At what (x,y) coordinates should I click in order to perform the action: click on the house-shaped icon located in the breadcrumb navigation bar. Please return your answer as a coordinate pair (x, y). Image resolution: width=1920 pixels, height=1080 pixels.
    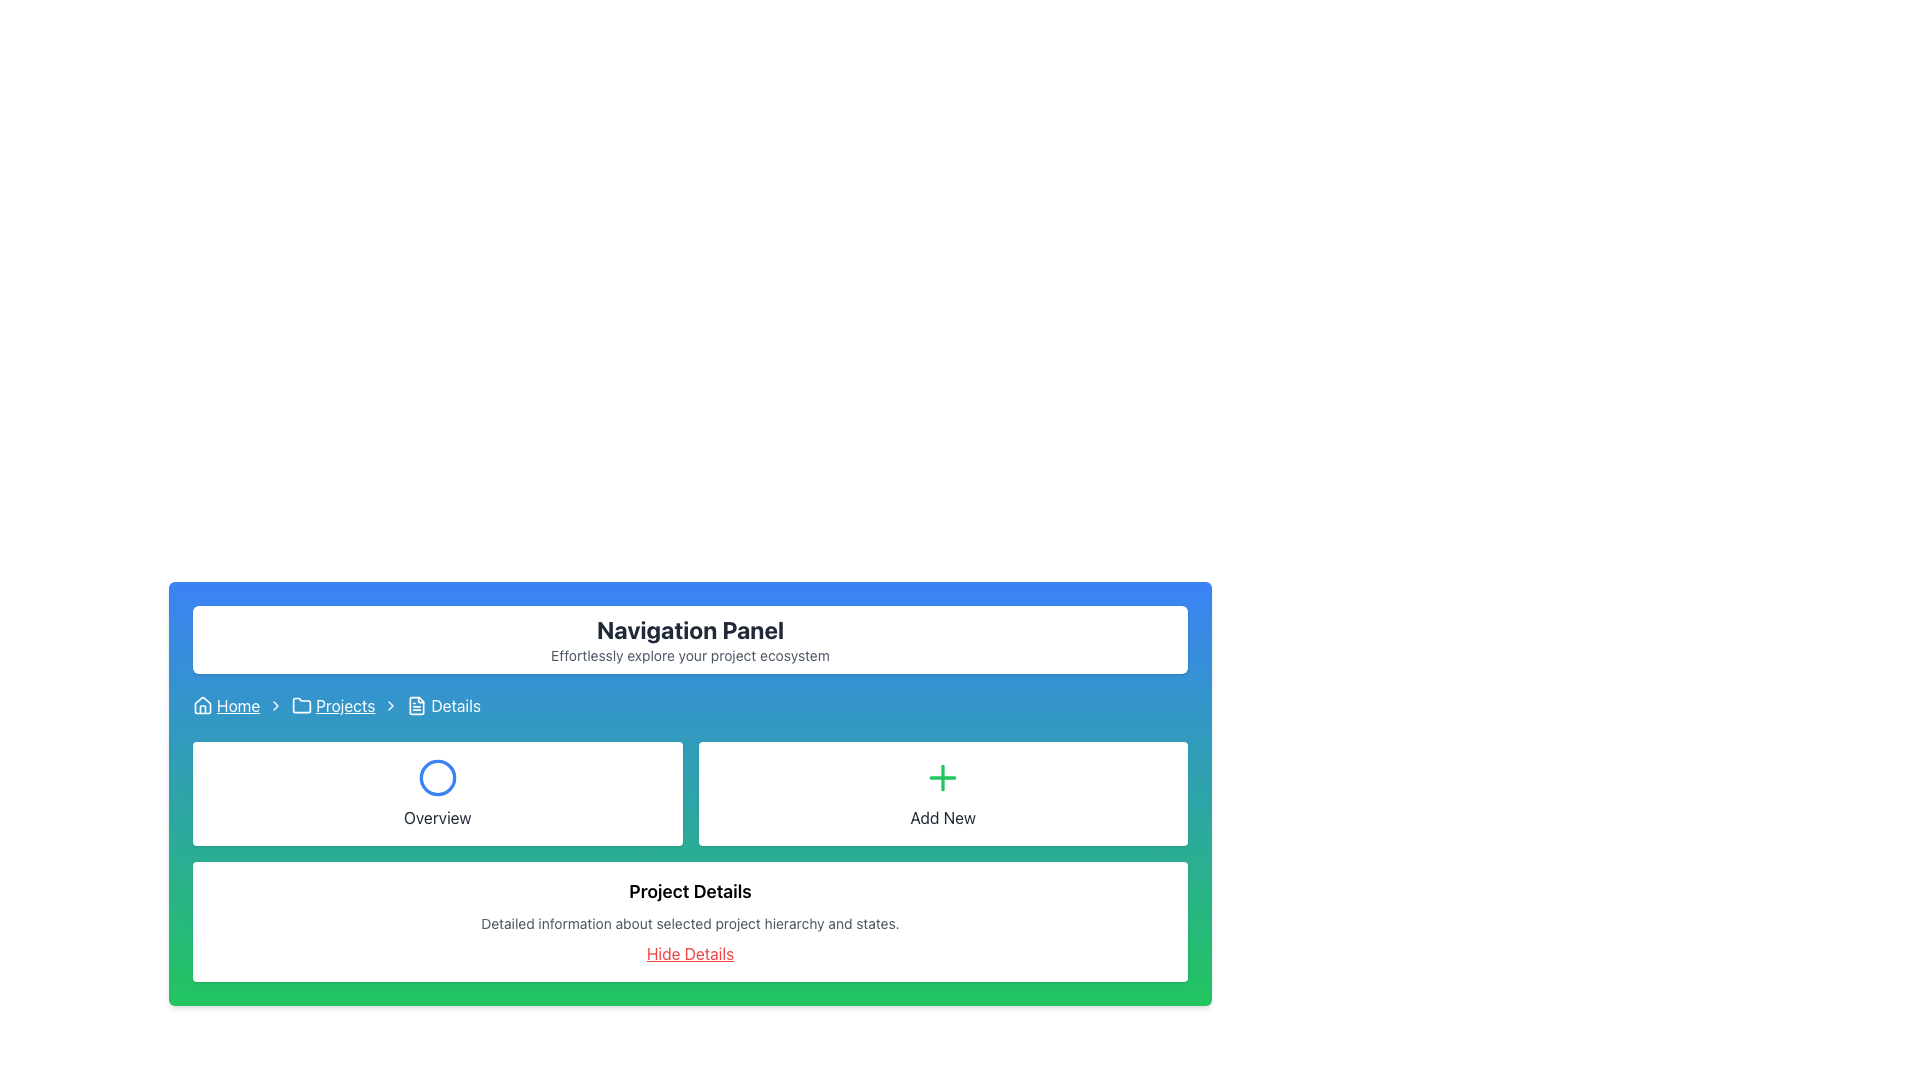
    Looking at the image, I should click on (202, 704).